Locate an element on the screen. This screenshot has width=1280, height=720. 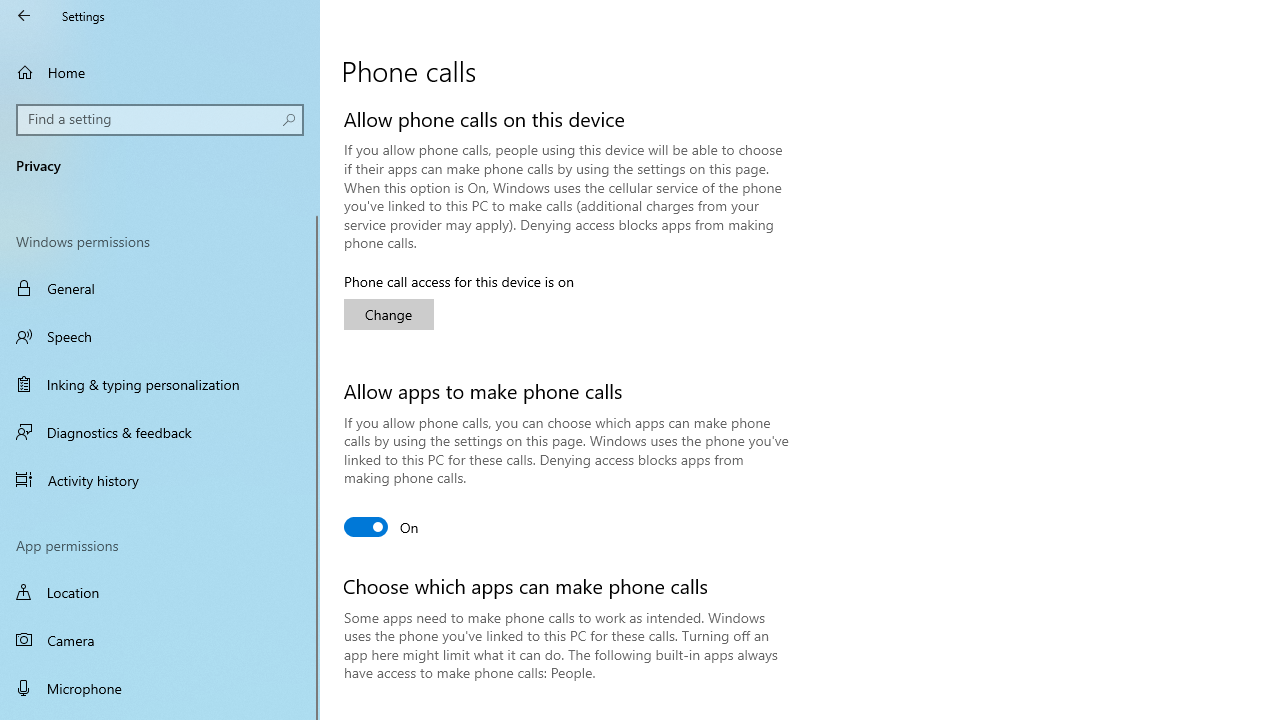
'General' is located at coordinates (160, 288).